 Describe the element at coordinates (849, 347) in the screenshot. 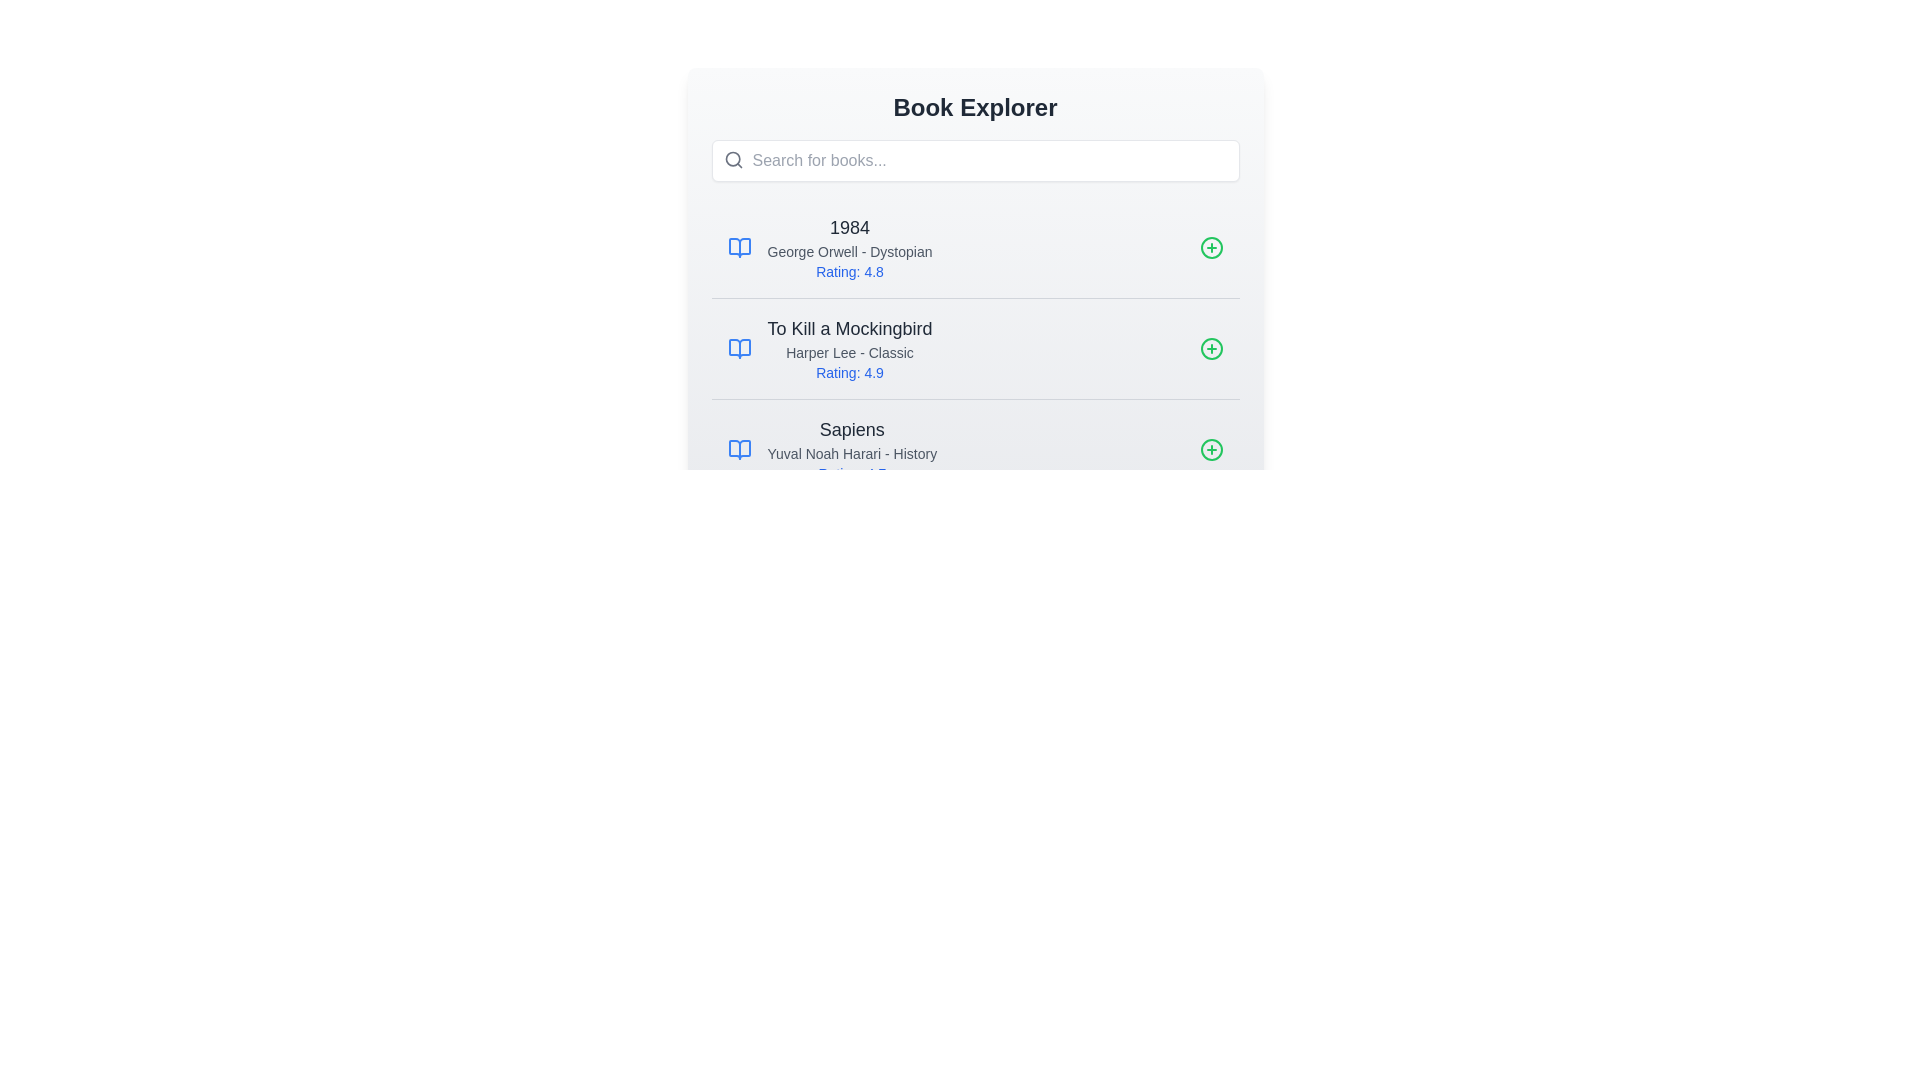

I see `the Text Display Block that provides information about the book 'To Kill a Mockingbird', which is the second element in a vertical list of books` at that location.